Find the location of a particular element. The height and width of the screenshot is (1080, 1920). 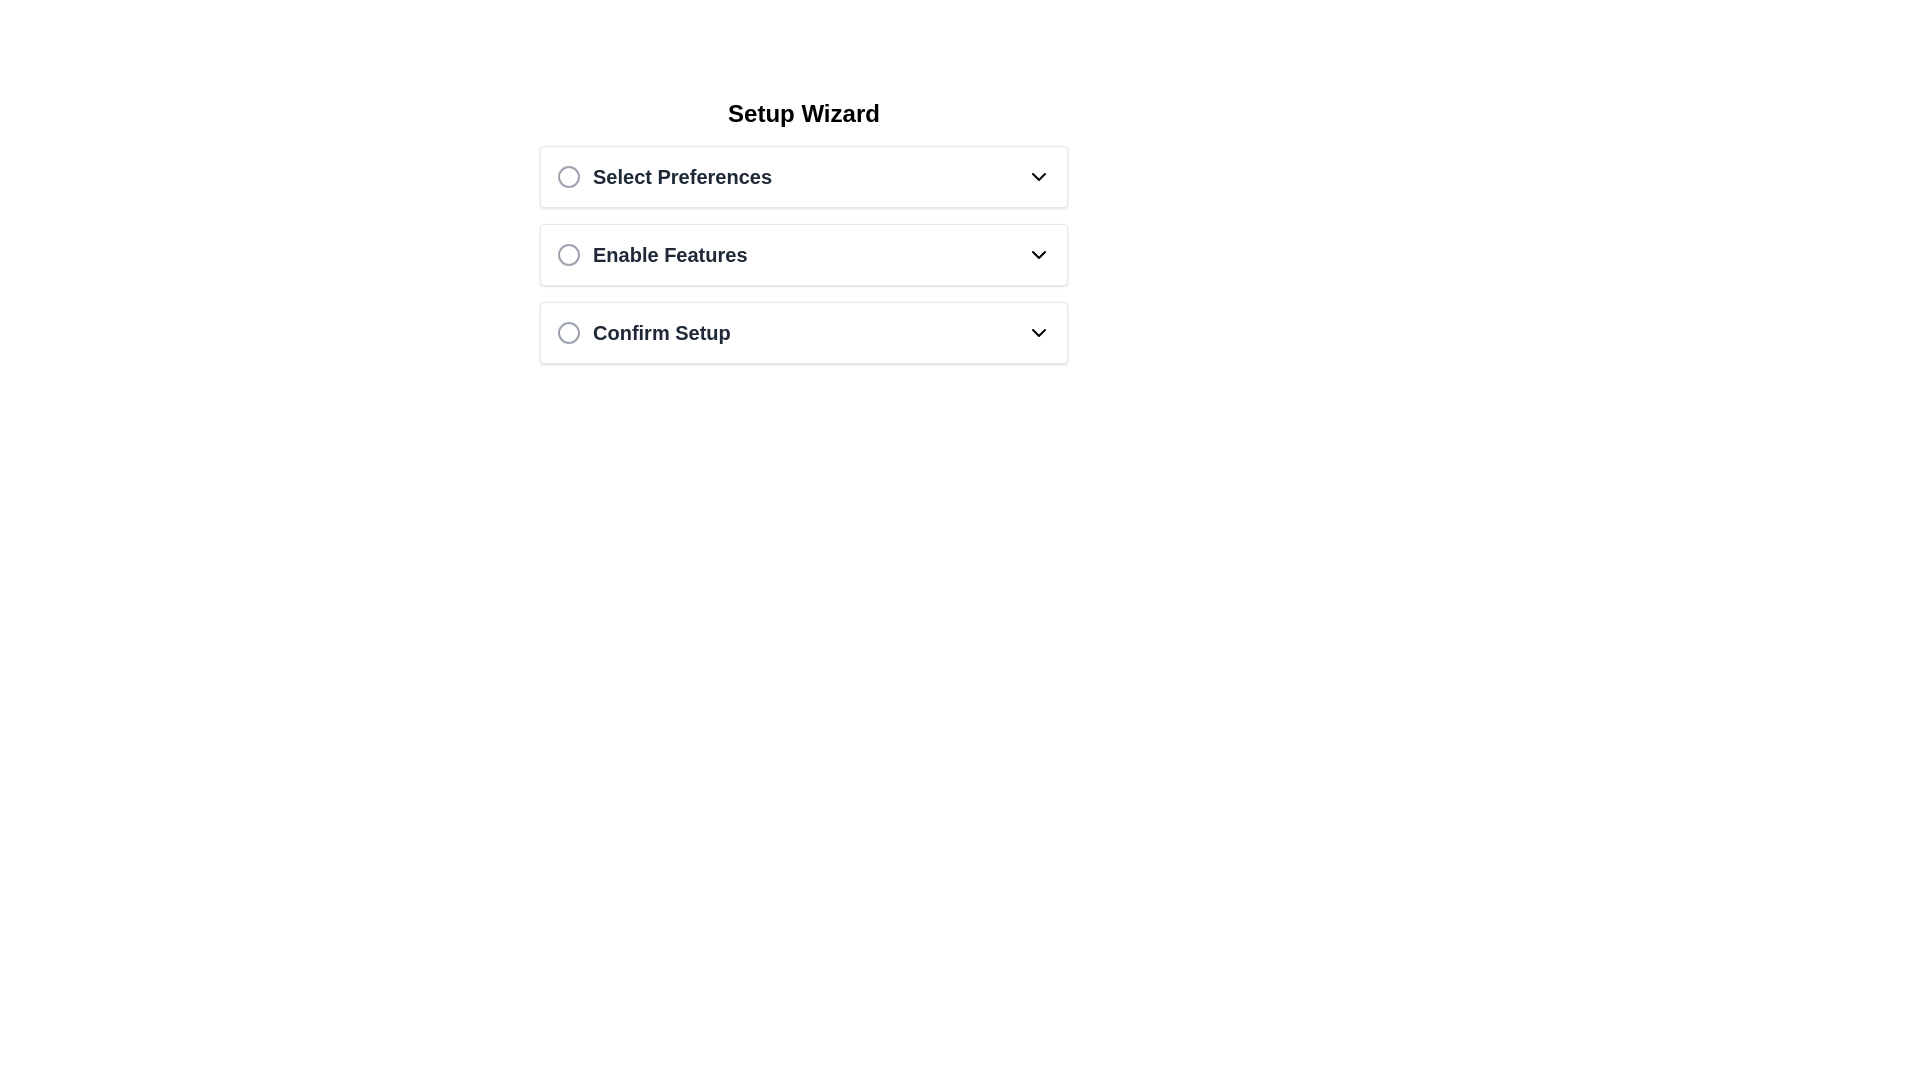

the 'Select Preferences' dropdown trigger is located at coordinates (804, 176).